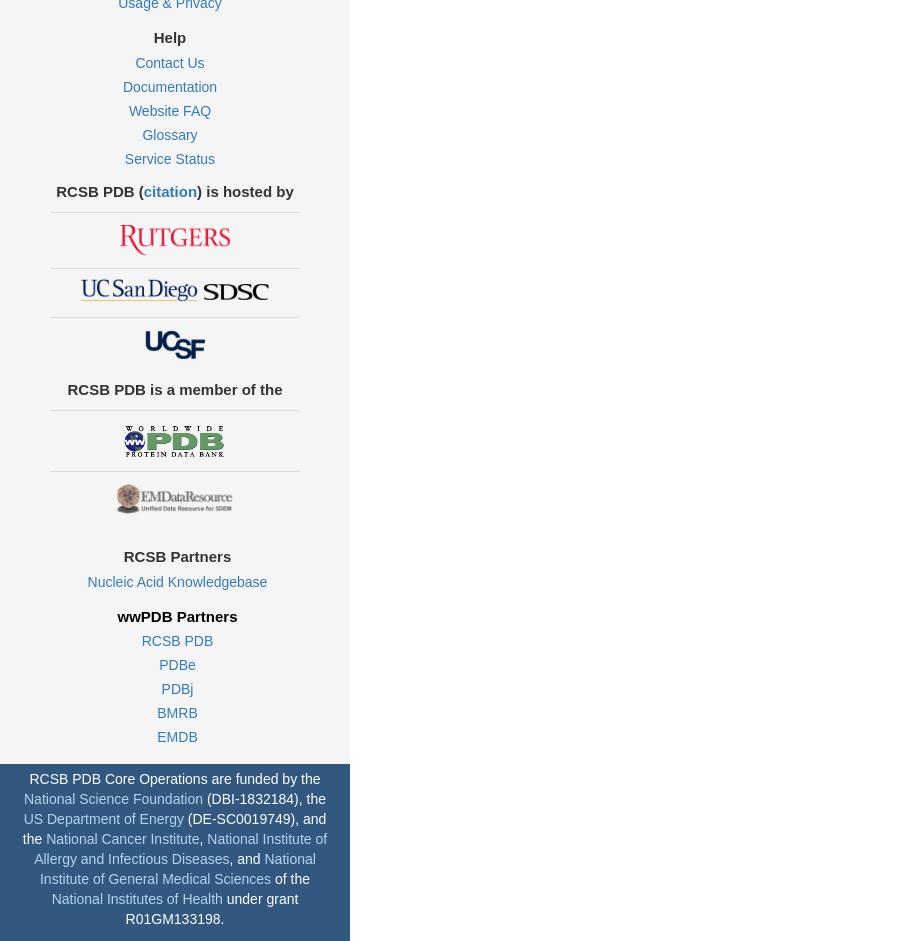 The height and width of the screenshot is (941, 916). I want to click on 'of the', so click(289, 877).